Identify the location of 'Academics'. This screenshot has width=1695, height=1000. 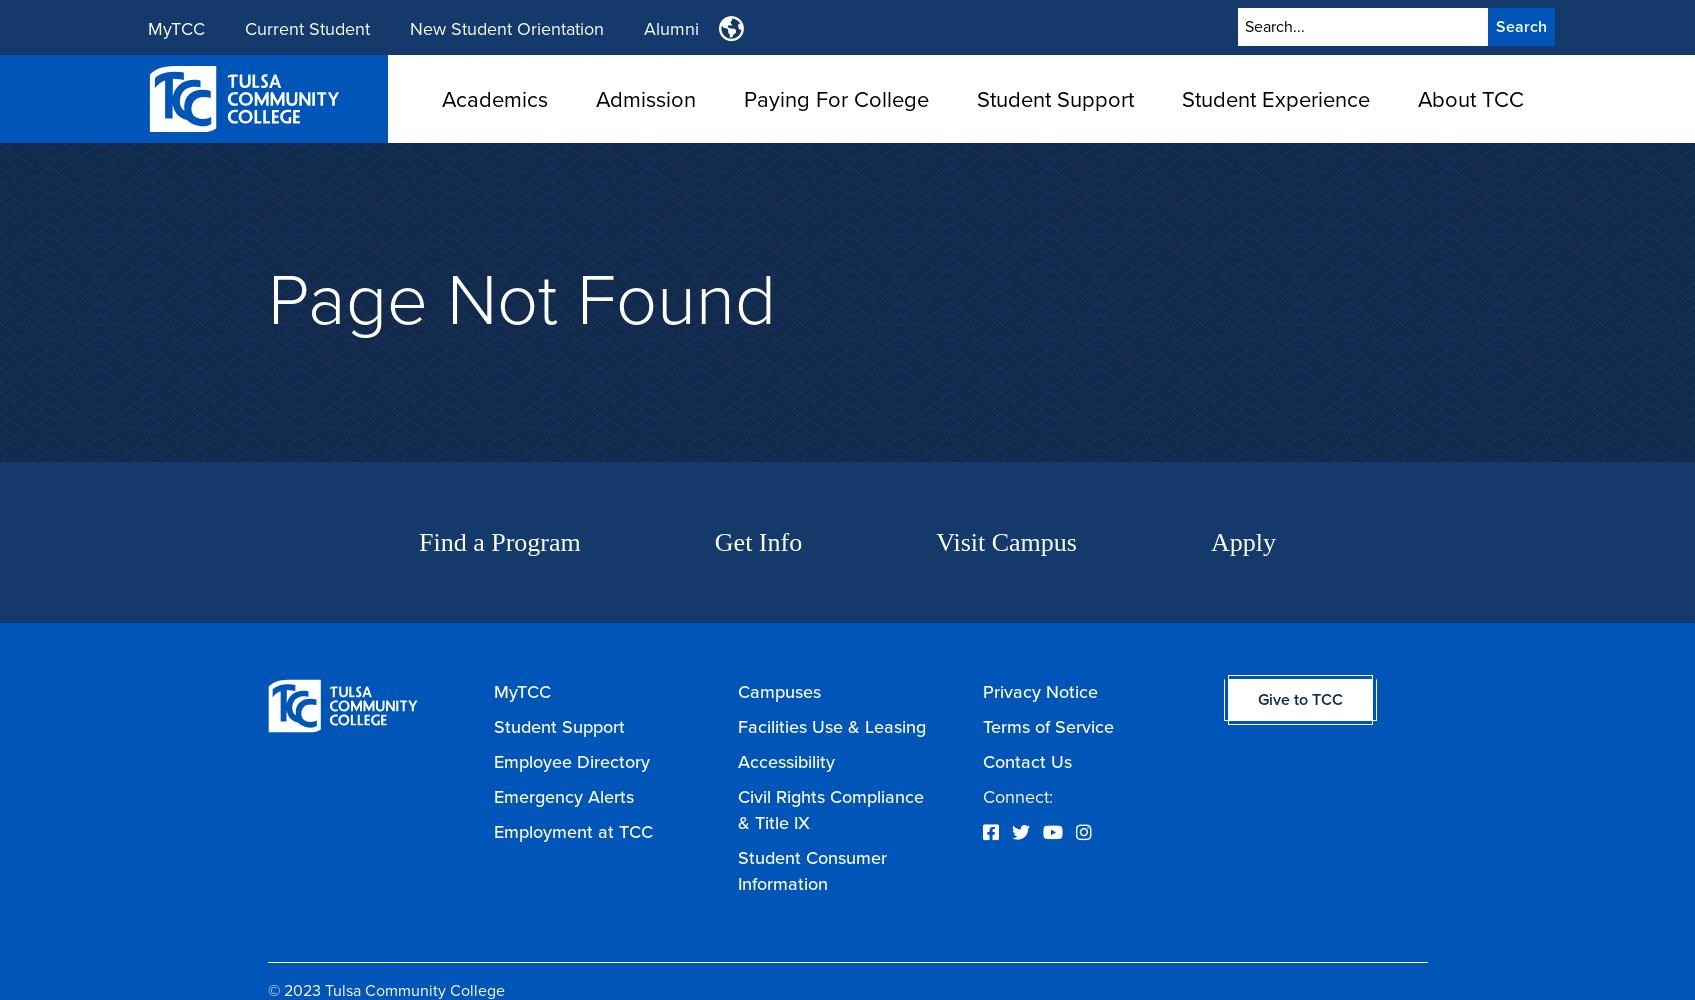
(492, 97).